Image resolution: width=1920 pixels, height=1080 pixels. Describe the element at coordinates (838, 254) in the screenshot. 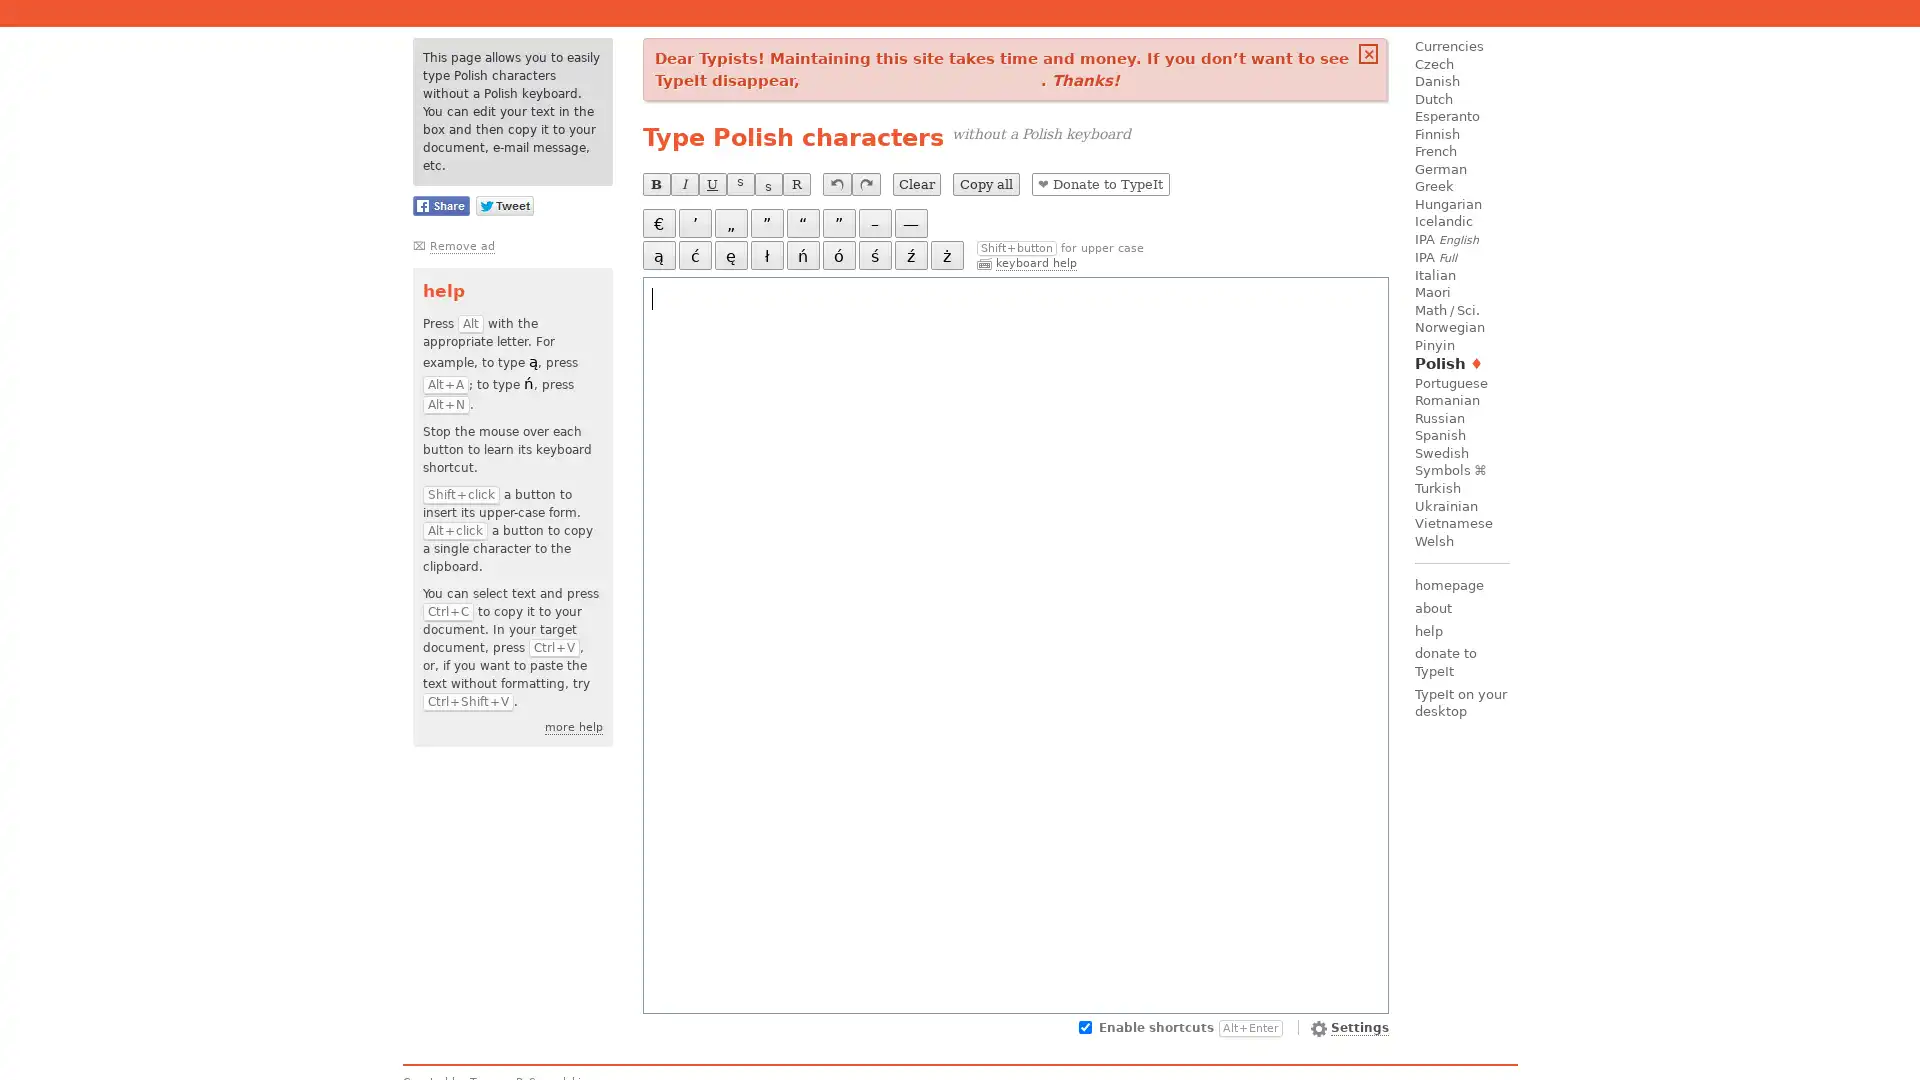

I see `o` at that location.